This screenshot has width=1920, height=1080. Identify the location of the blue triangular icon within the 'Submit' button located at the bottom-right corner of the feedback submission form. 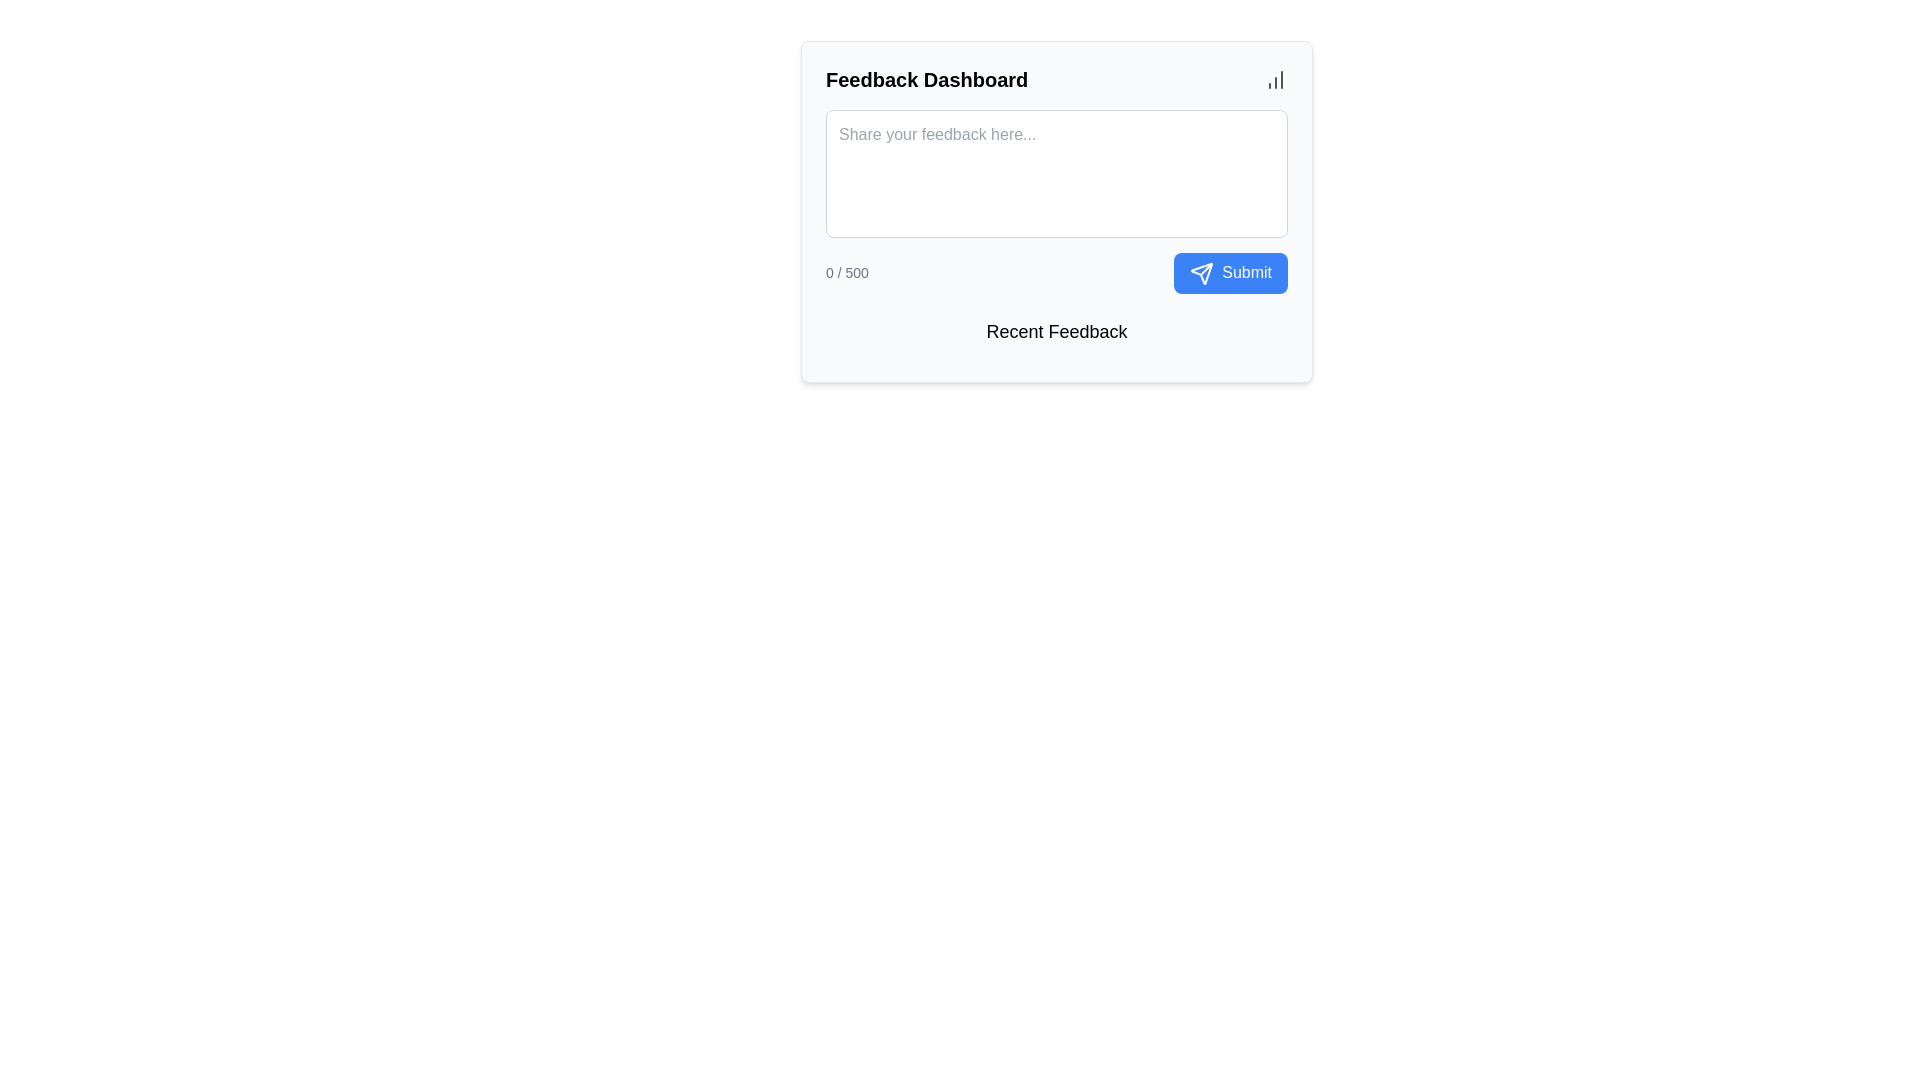
(1201, 273).